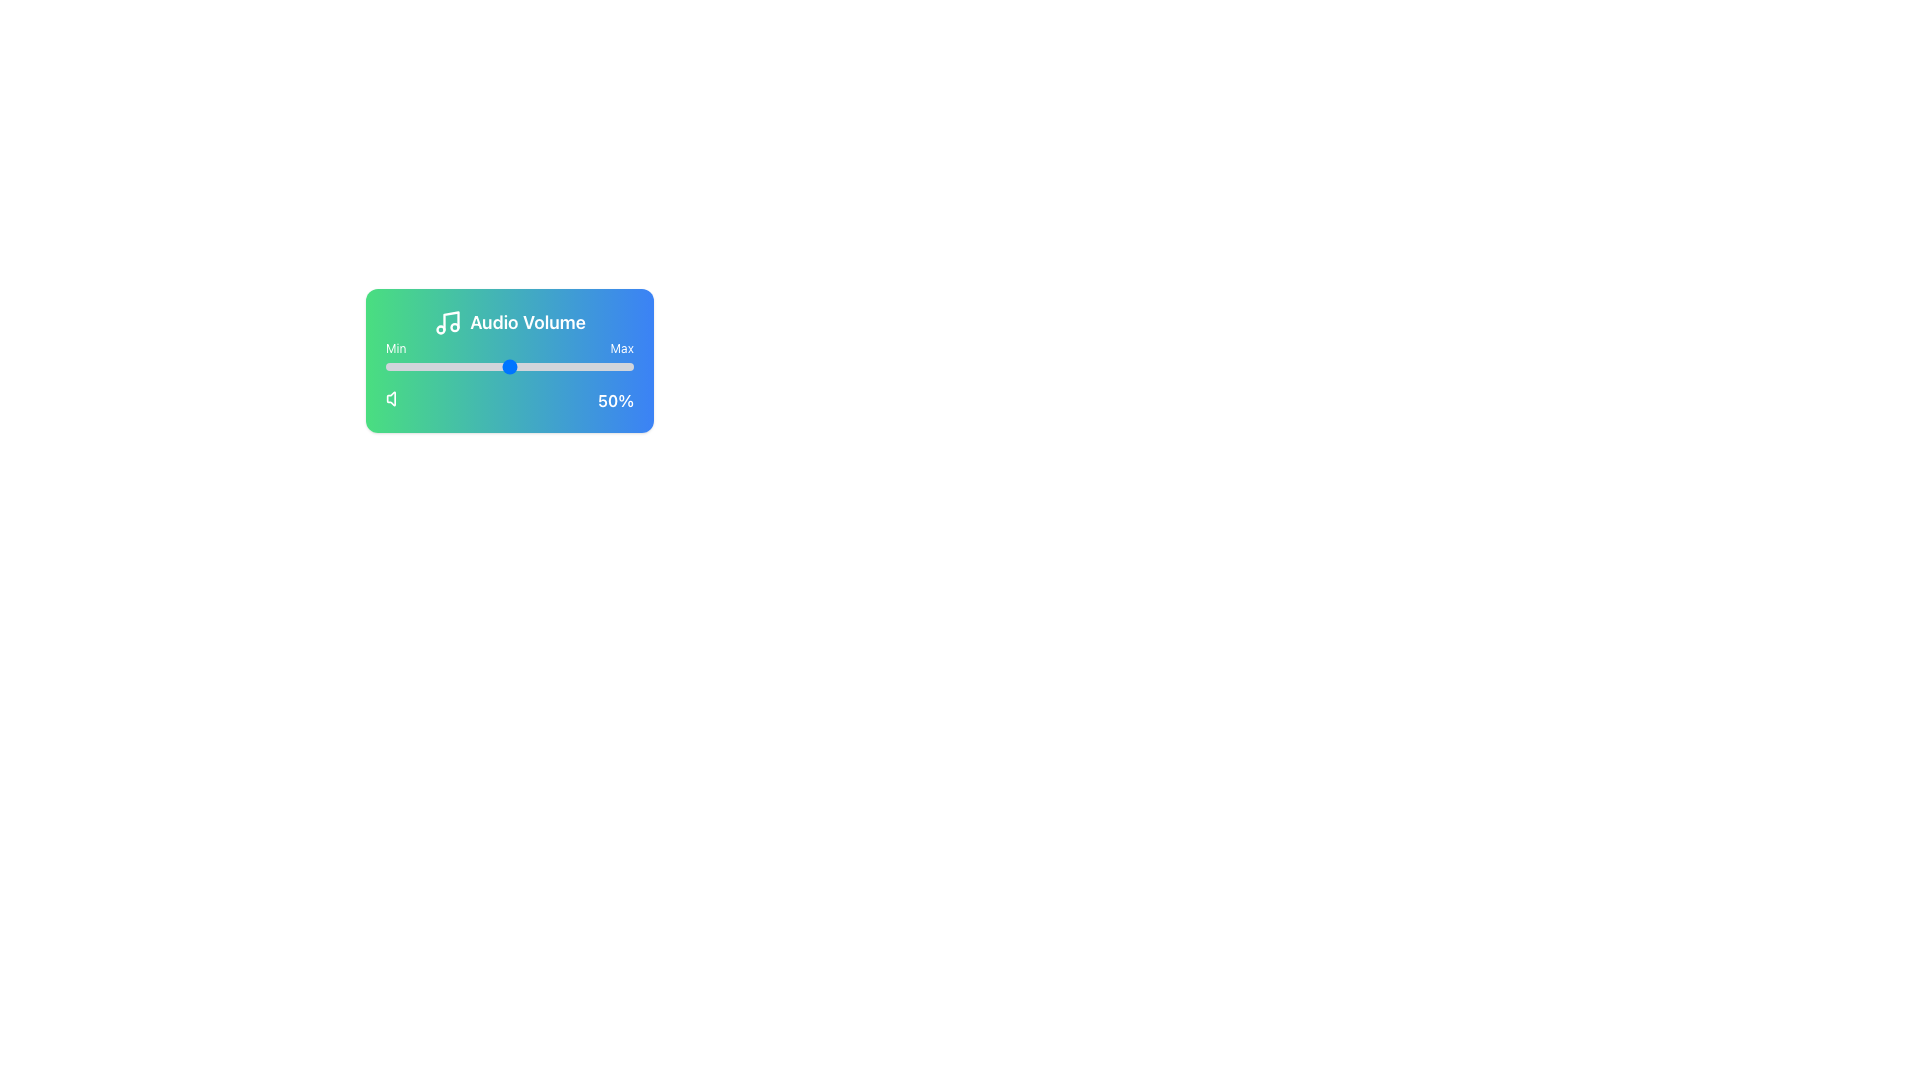  What do you see at coordinates (450, 320) in the screenshot?
I see `the vertical line segment within the musical note icon, located in the upper left corner of the widget preceding the 'Audio Volume' text` at bounding box center [450, 320].